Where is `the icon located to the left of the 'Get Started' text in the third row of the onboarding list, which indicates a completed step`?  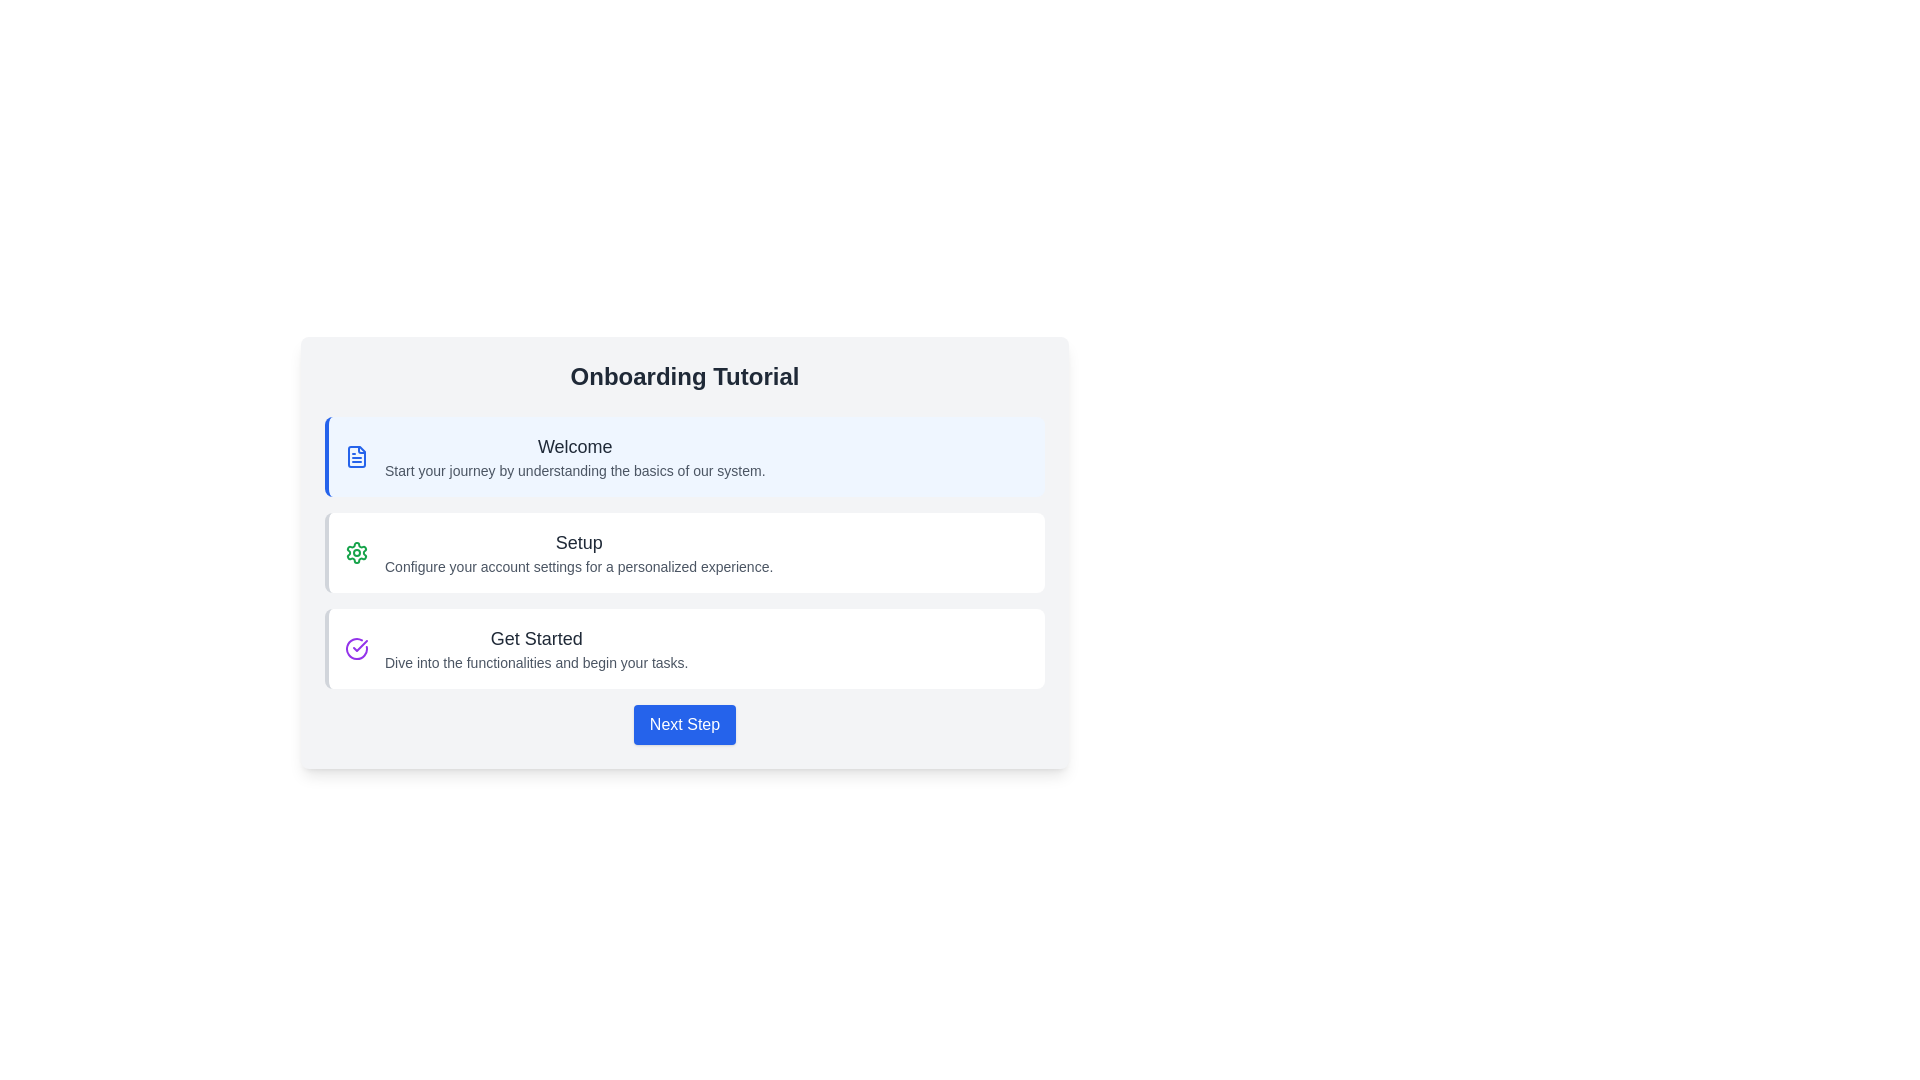
the icon located to the left of the 'Get Started' text in the third row of the onboarding list, which indicates a completed step is located at coordinates (356, 648).